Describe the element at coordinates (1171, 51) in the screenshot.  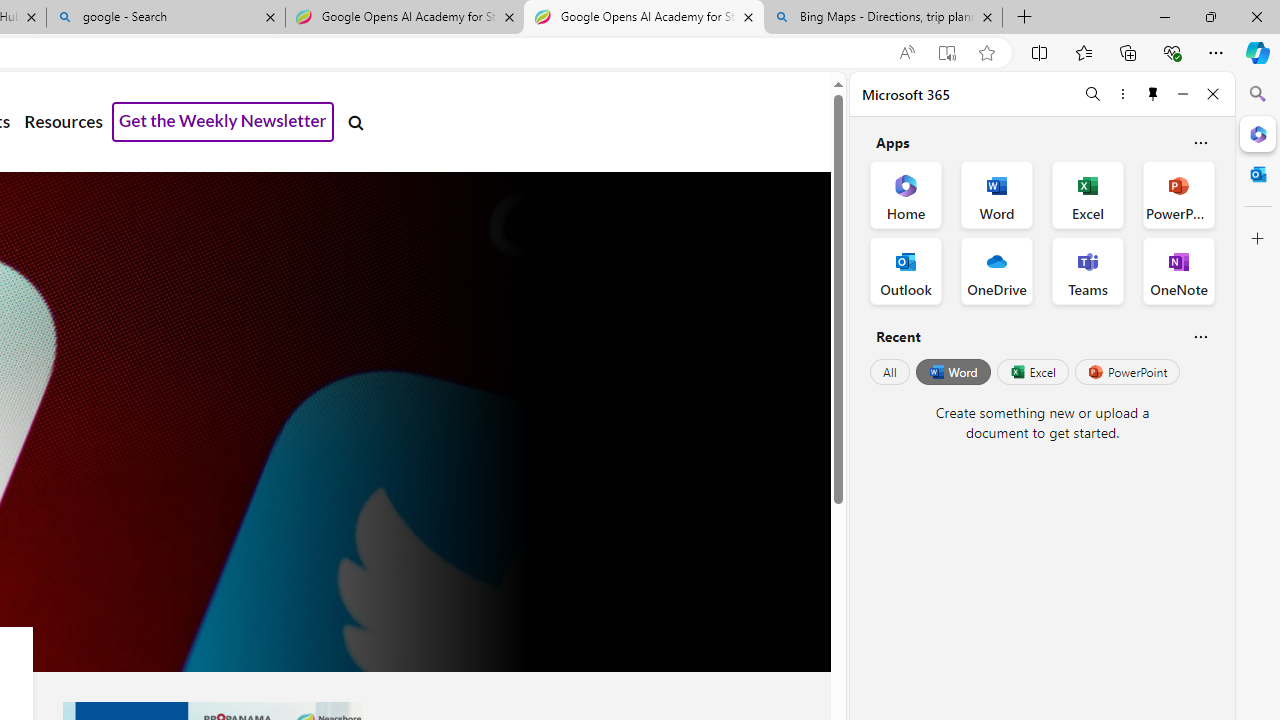
I see `'Browser essentials'` at that location.